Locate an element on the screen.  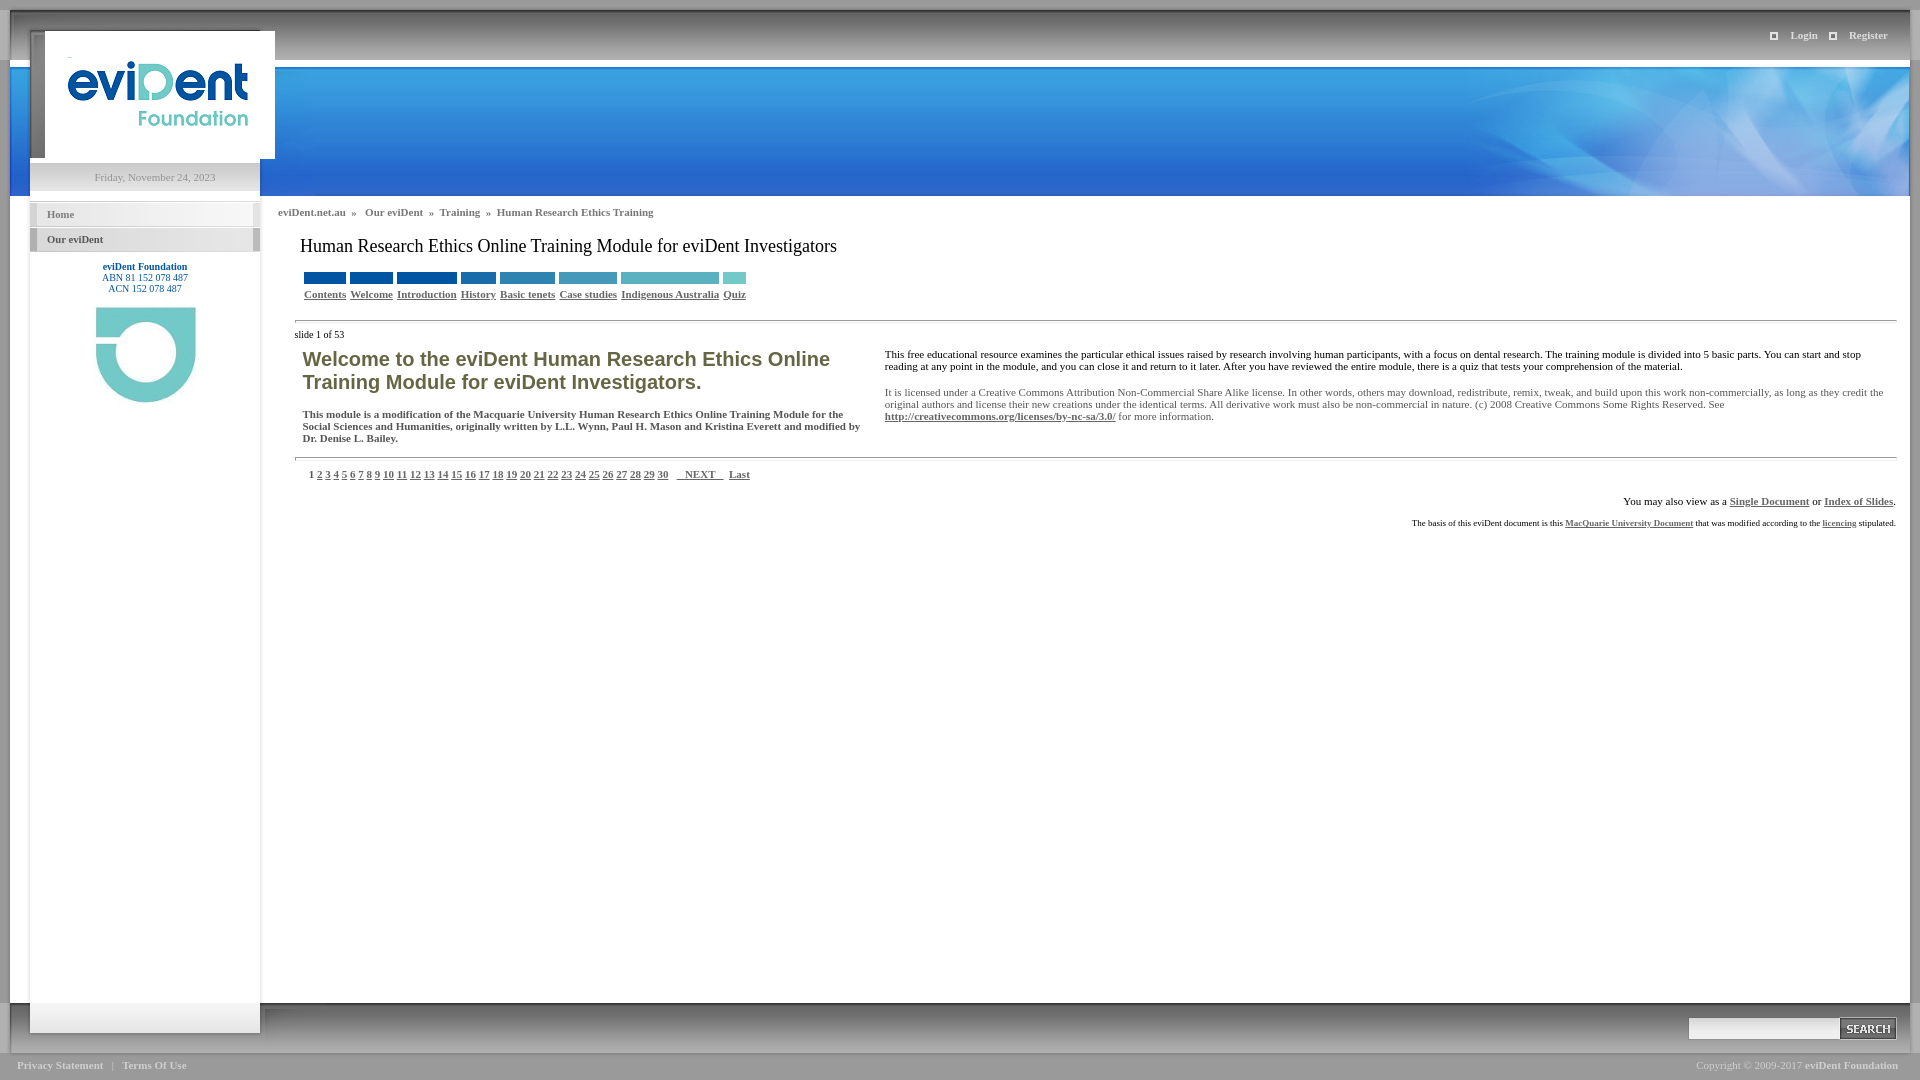
'26' is located at coordinates (606, 474).